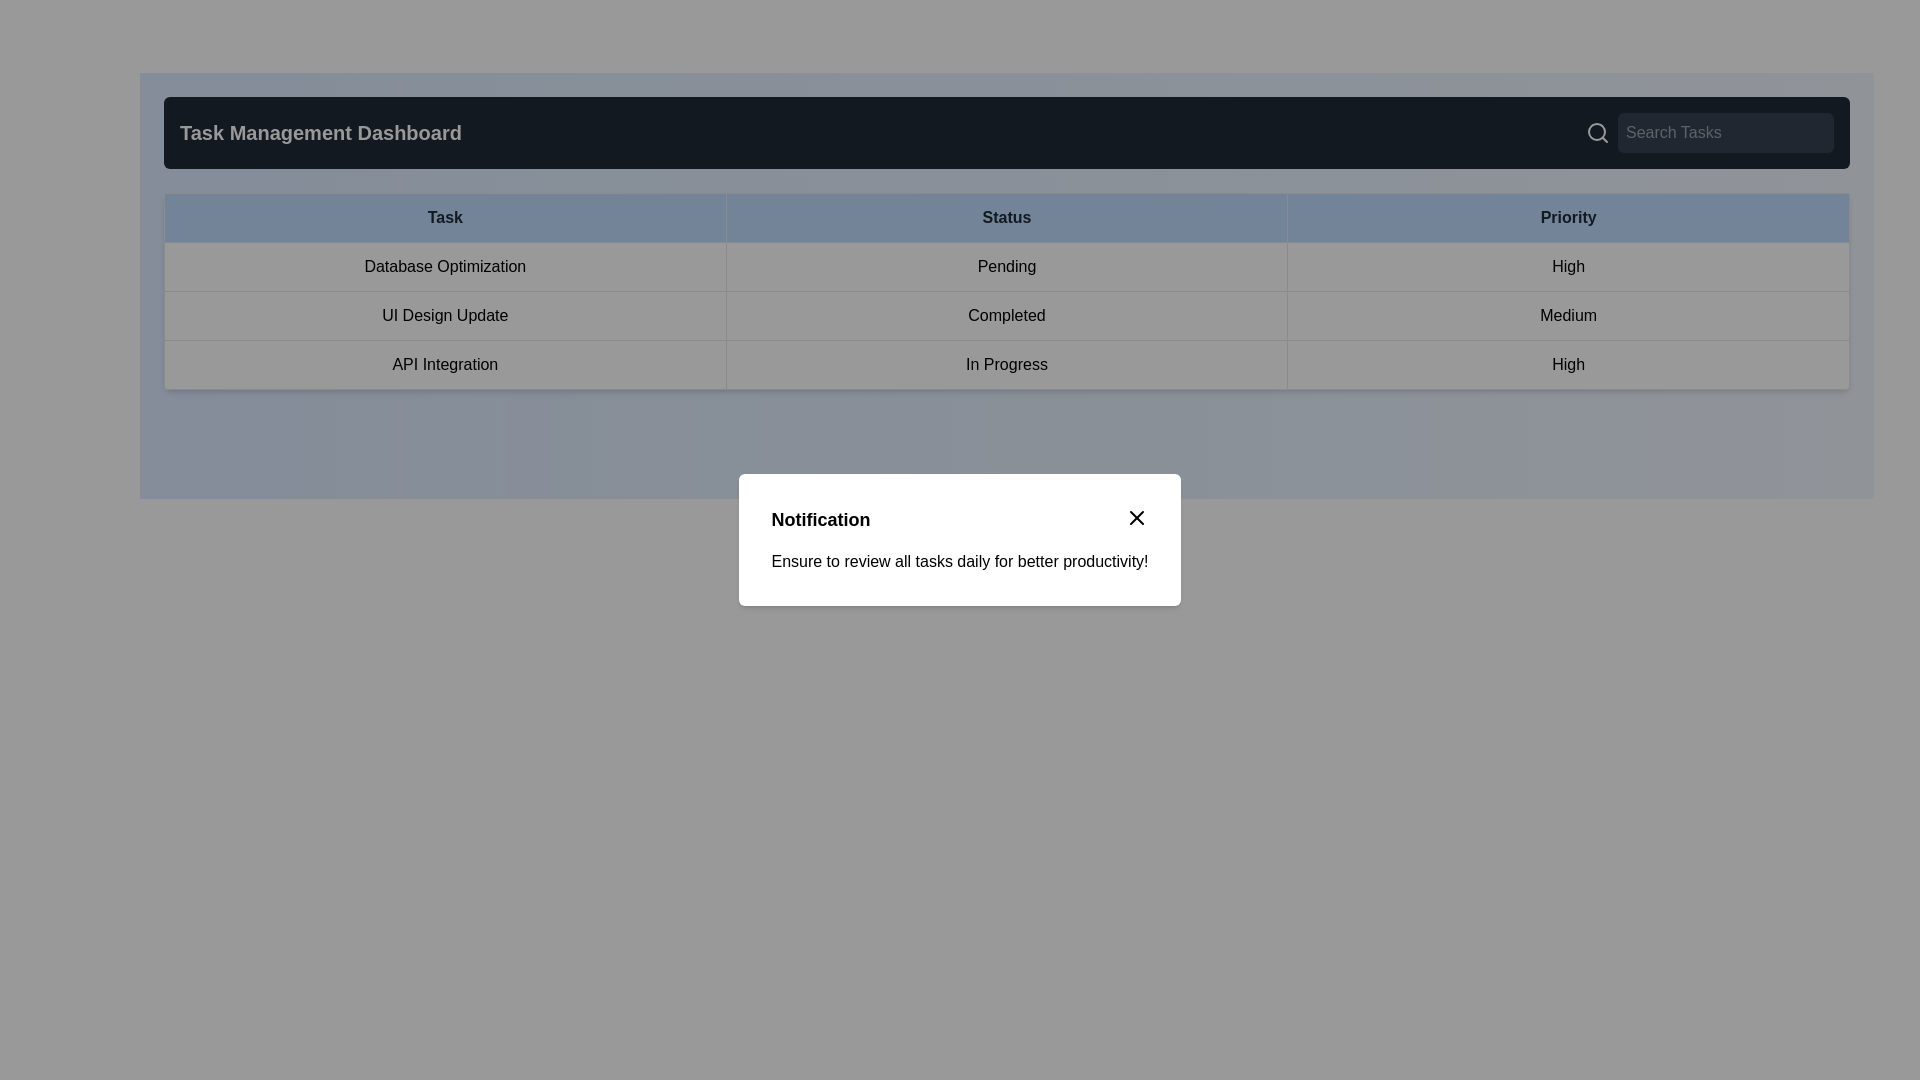 The height and width of the screenshot is (1080, 1920). Describe the element at coordinates (444, 265) in the screenshot. I see `the Text display field that has a light gray background and displays 'Database Optimization', located in the leftmost column of a three-column row` at that location.